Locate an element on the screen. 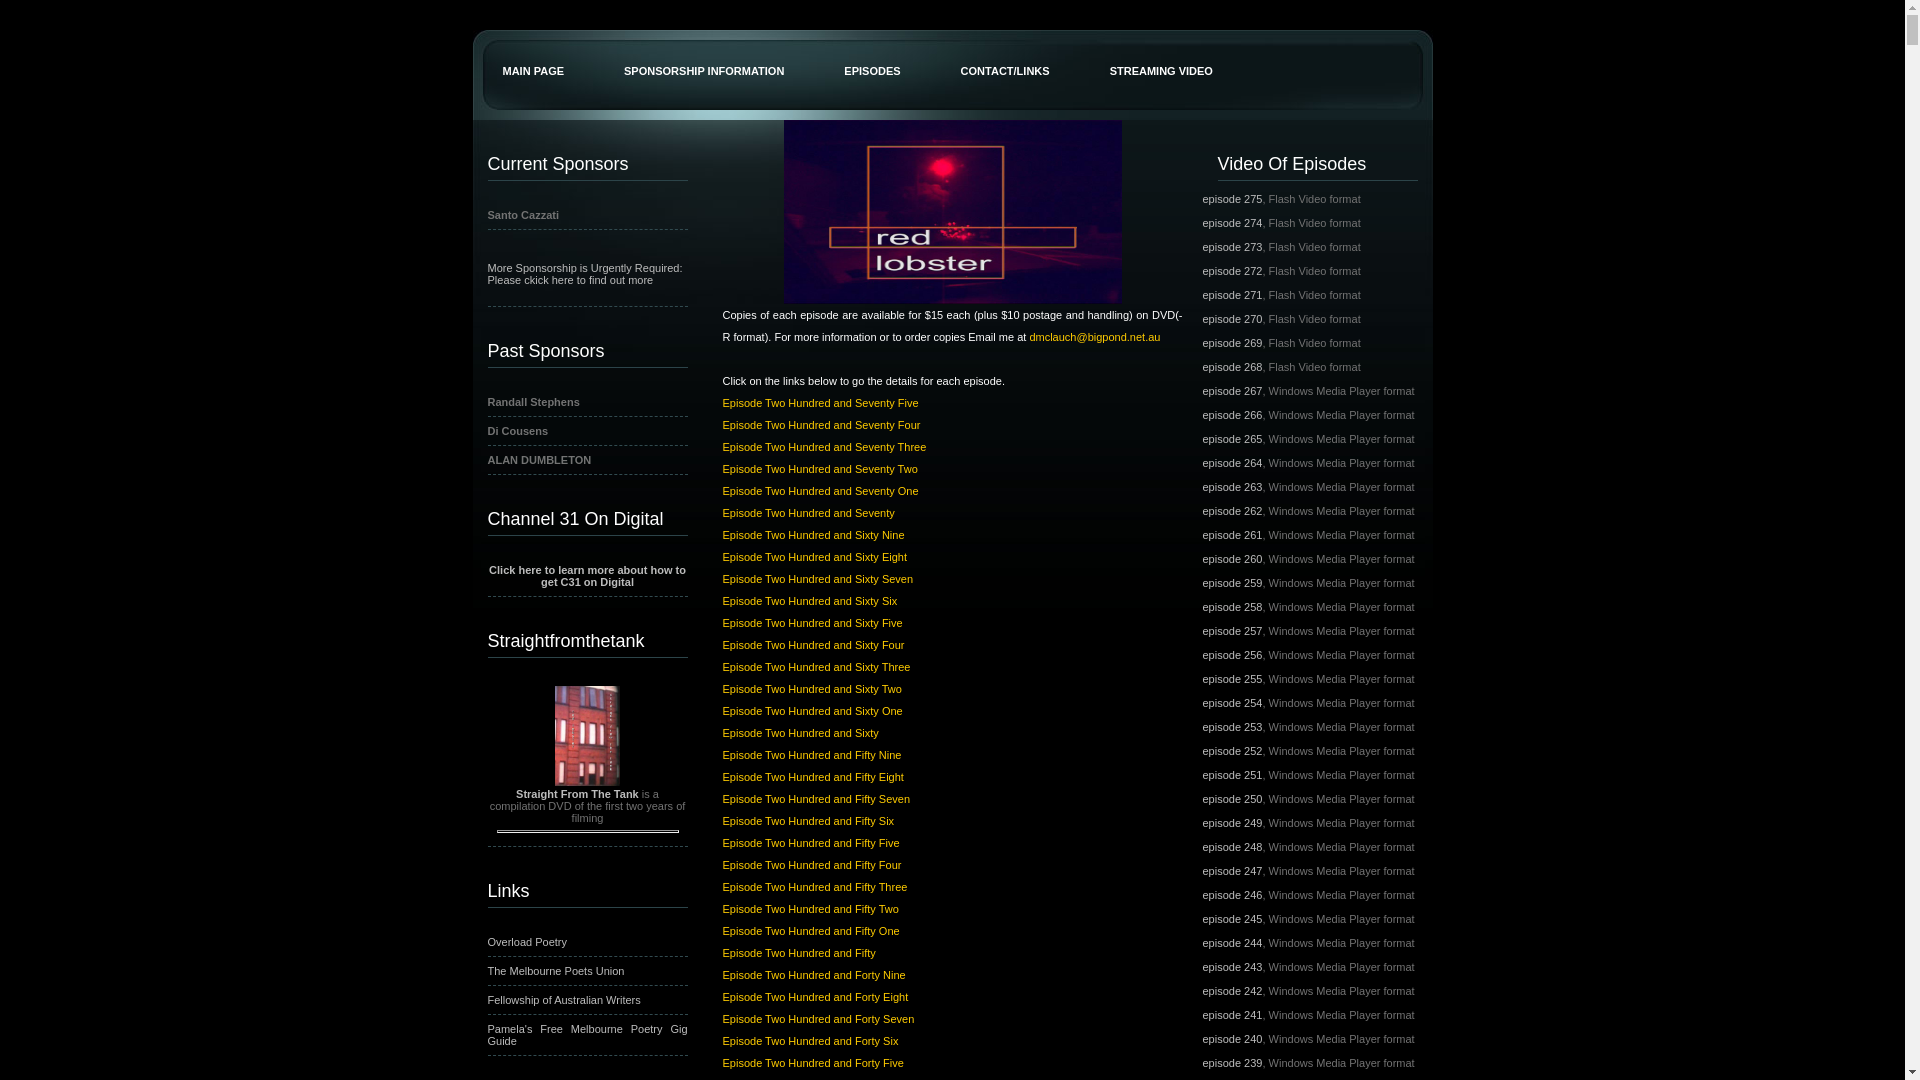 The height and width of the screenshot is (1080, 1920). 'Episode Two Hundred and Fifty Six' is located at coordinates (720, 821).